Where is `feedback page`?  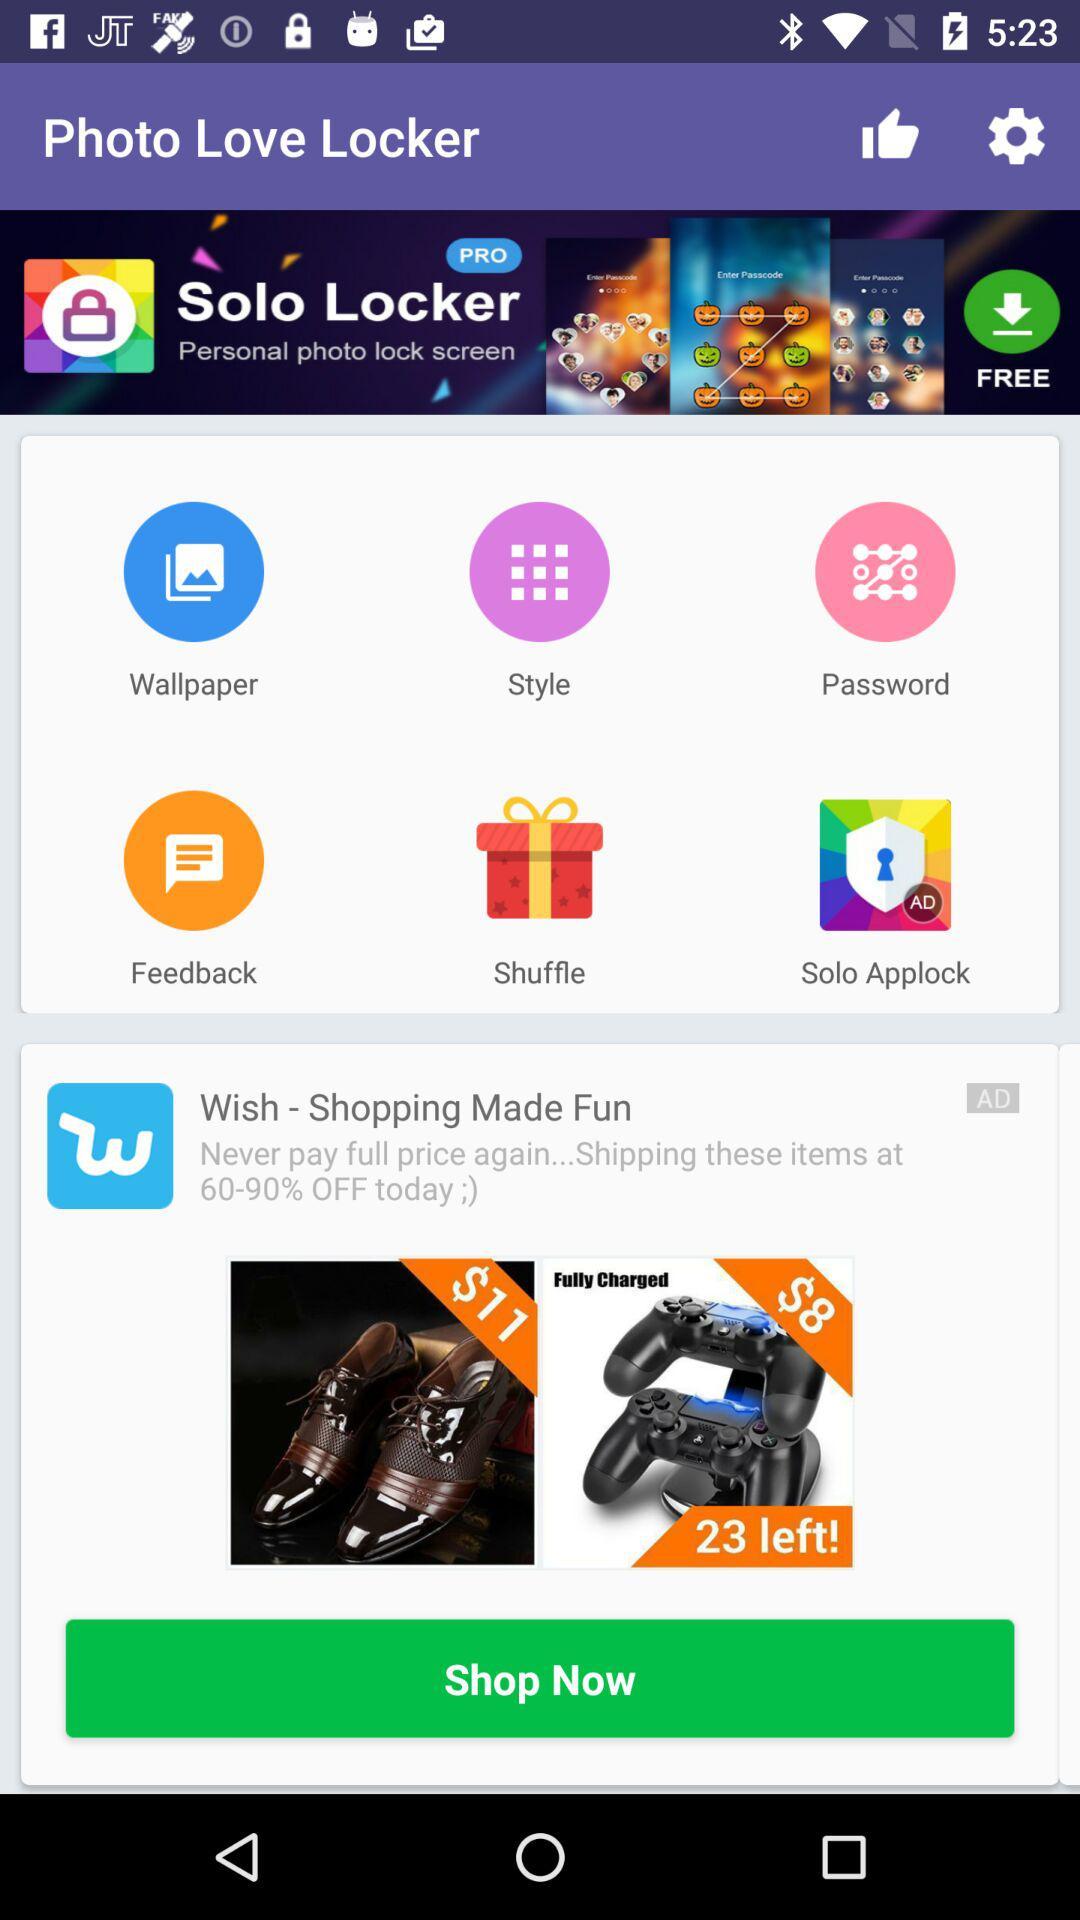 feedback page is located at coordinates (193, 860).